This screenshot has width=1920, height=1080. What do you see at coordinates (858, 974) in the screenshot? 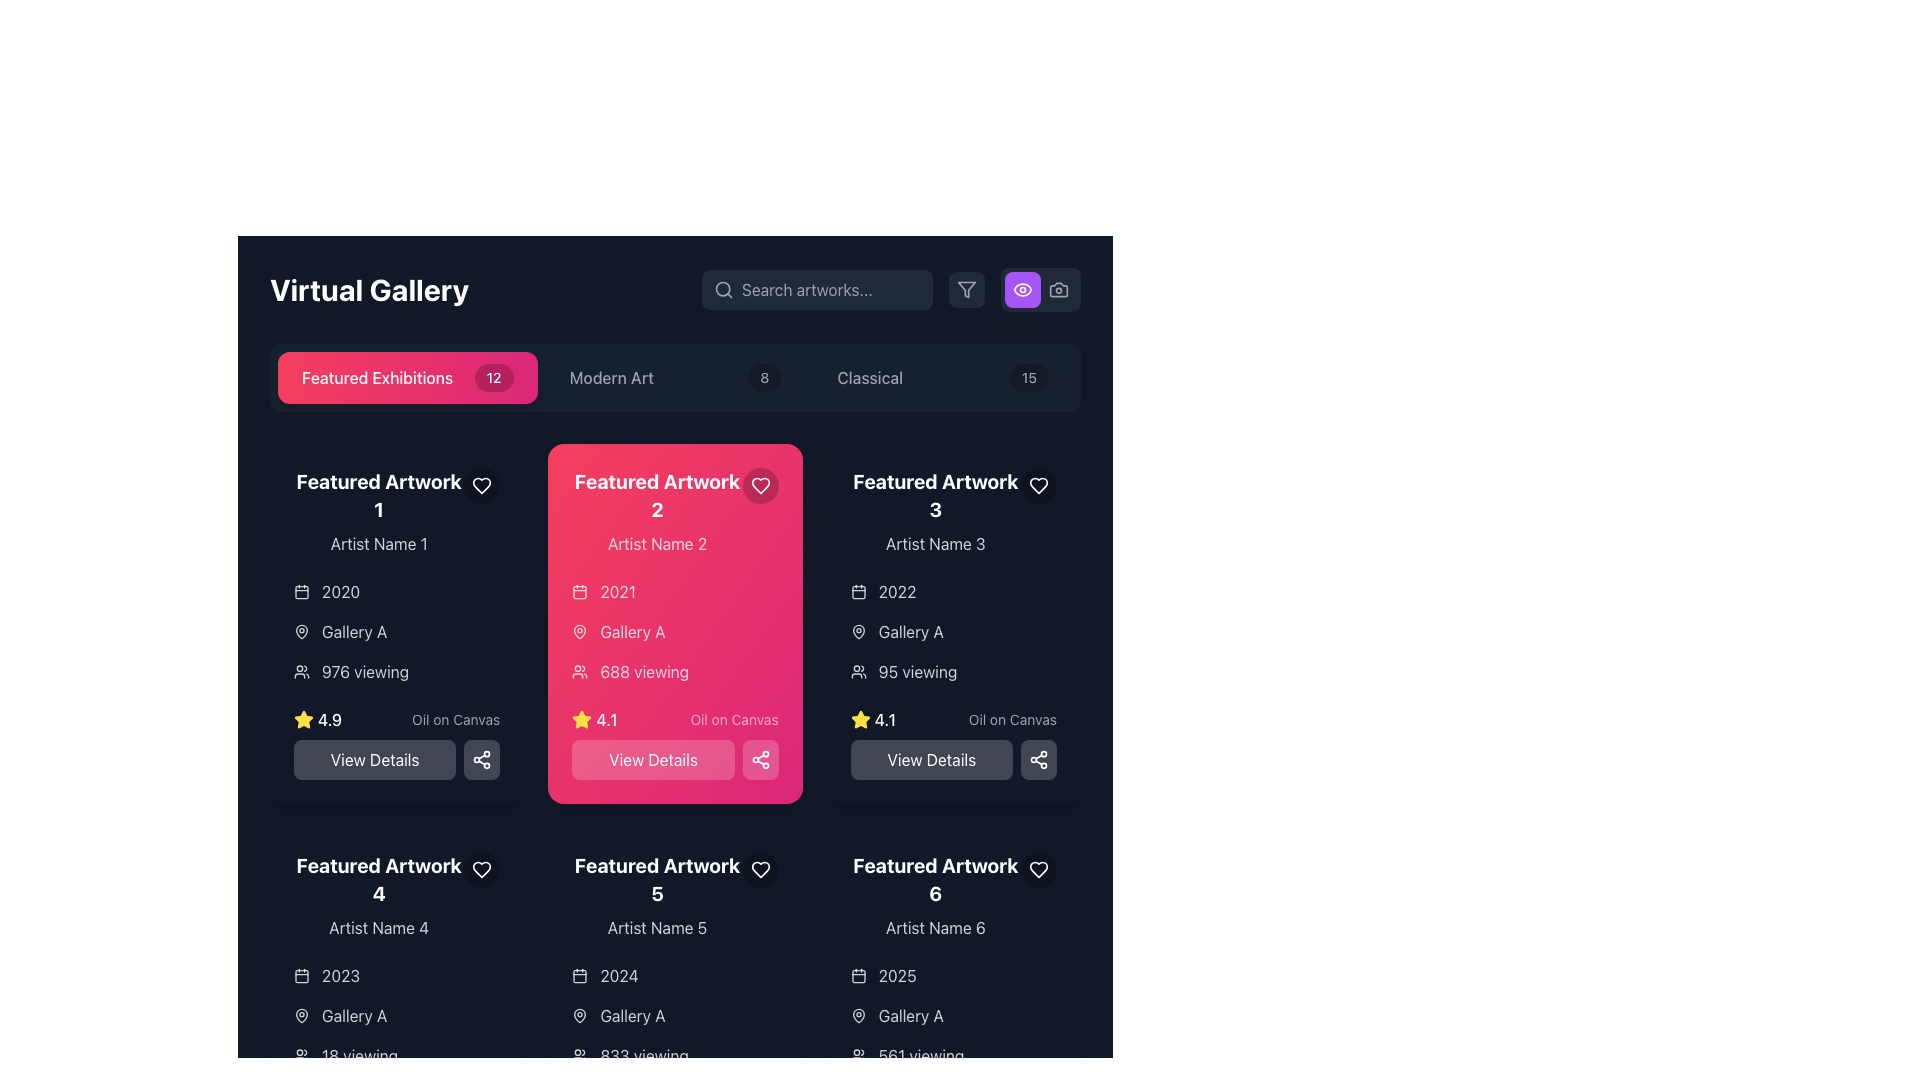
I see `the small white calendar icon located to the left of the label showing the year '2025' in the sixth column of the grid layout under 'Featured Artwork 6'` at bounding box center [858, 974].